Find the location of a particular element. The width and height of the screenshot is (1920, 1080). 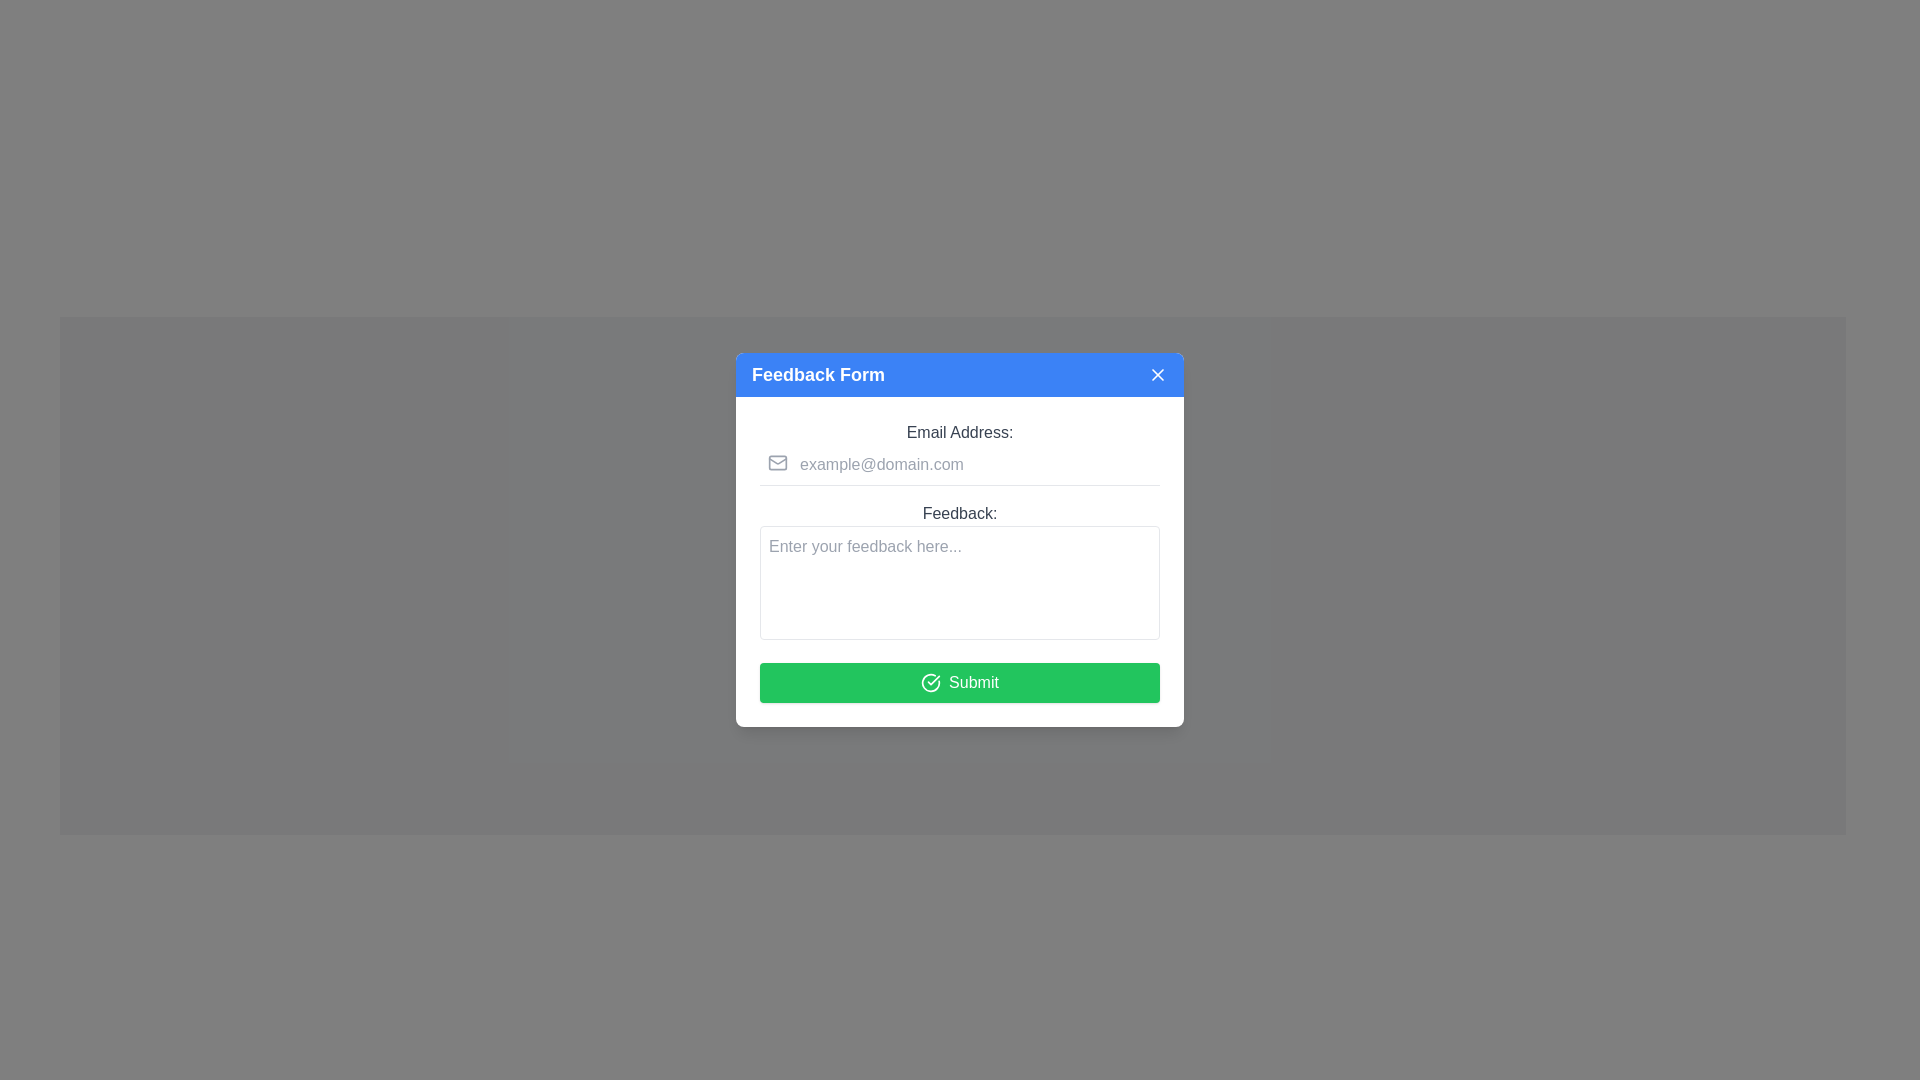

the 'Submit' button by clicking on the confirmation icon located at the top left corner inside the button is located at coordinates (930, 681).